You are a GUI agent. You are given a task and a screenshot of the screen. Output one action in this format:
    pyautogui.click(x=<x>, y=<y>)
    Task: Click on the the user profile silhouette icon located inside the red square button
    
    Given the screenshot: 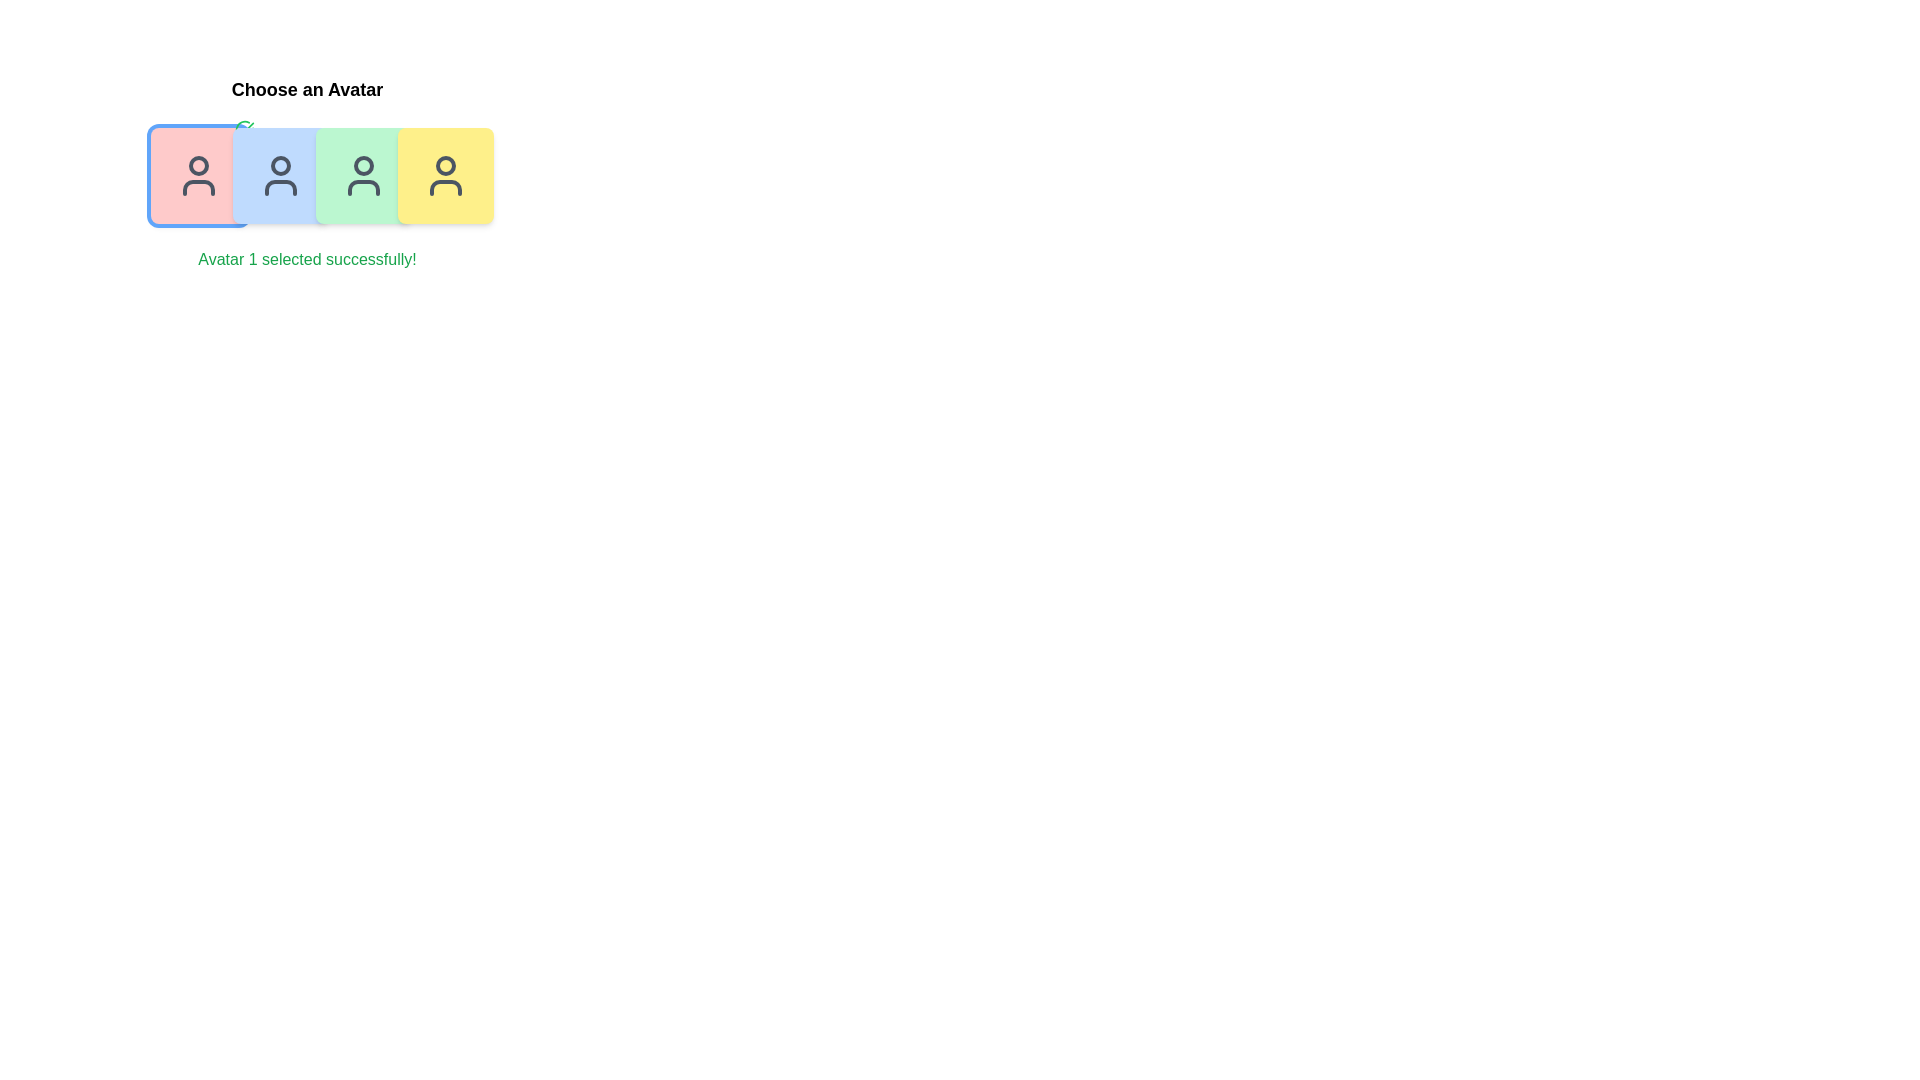 What is the action you would take?
    pyautogui.click(x=198, y=175)
    